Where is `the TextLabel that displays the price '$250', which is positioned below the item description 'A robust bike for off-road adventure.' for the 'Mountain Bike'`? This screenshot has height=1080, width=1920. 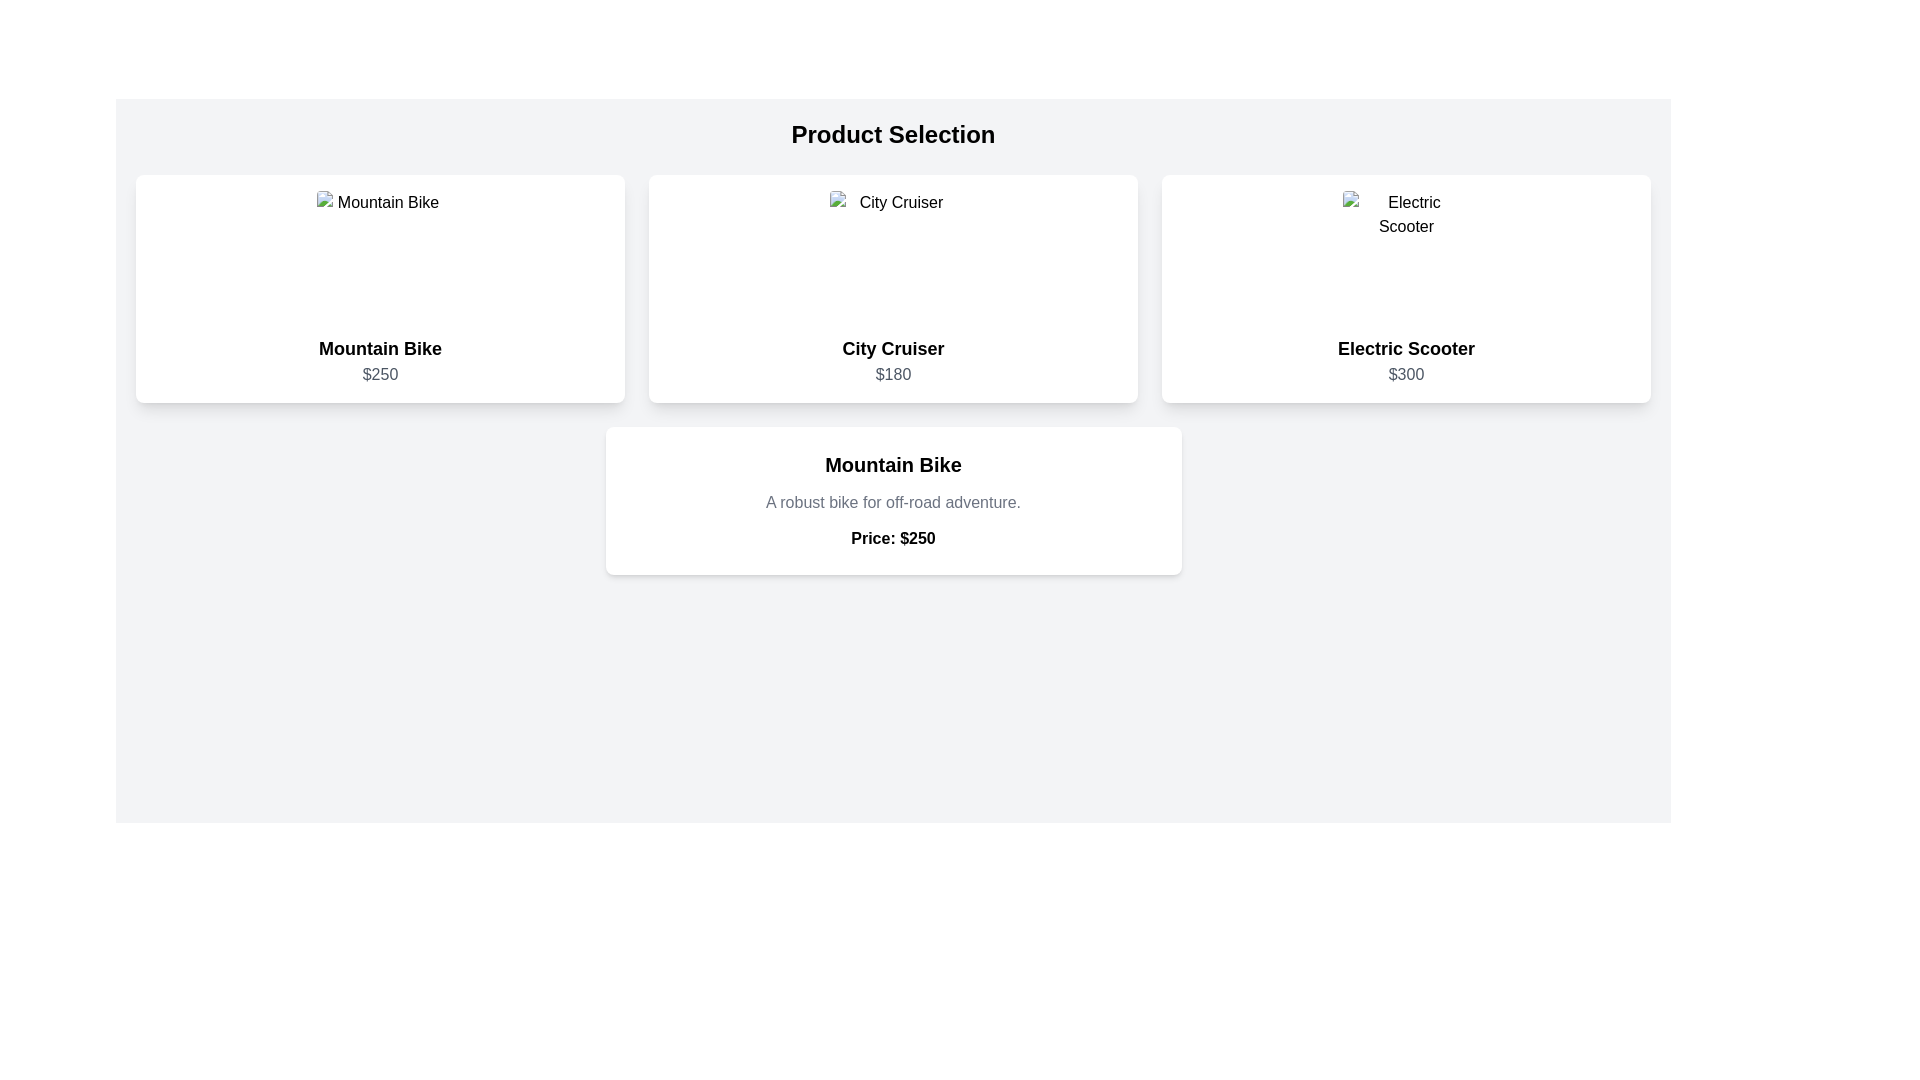
the TextLabel that displays the price '$250', which is positioned below the item description 'A robust bike for off-road adventure.' for the 'Mountain Bike' is located at coordinates (892, 538).